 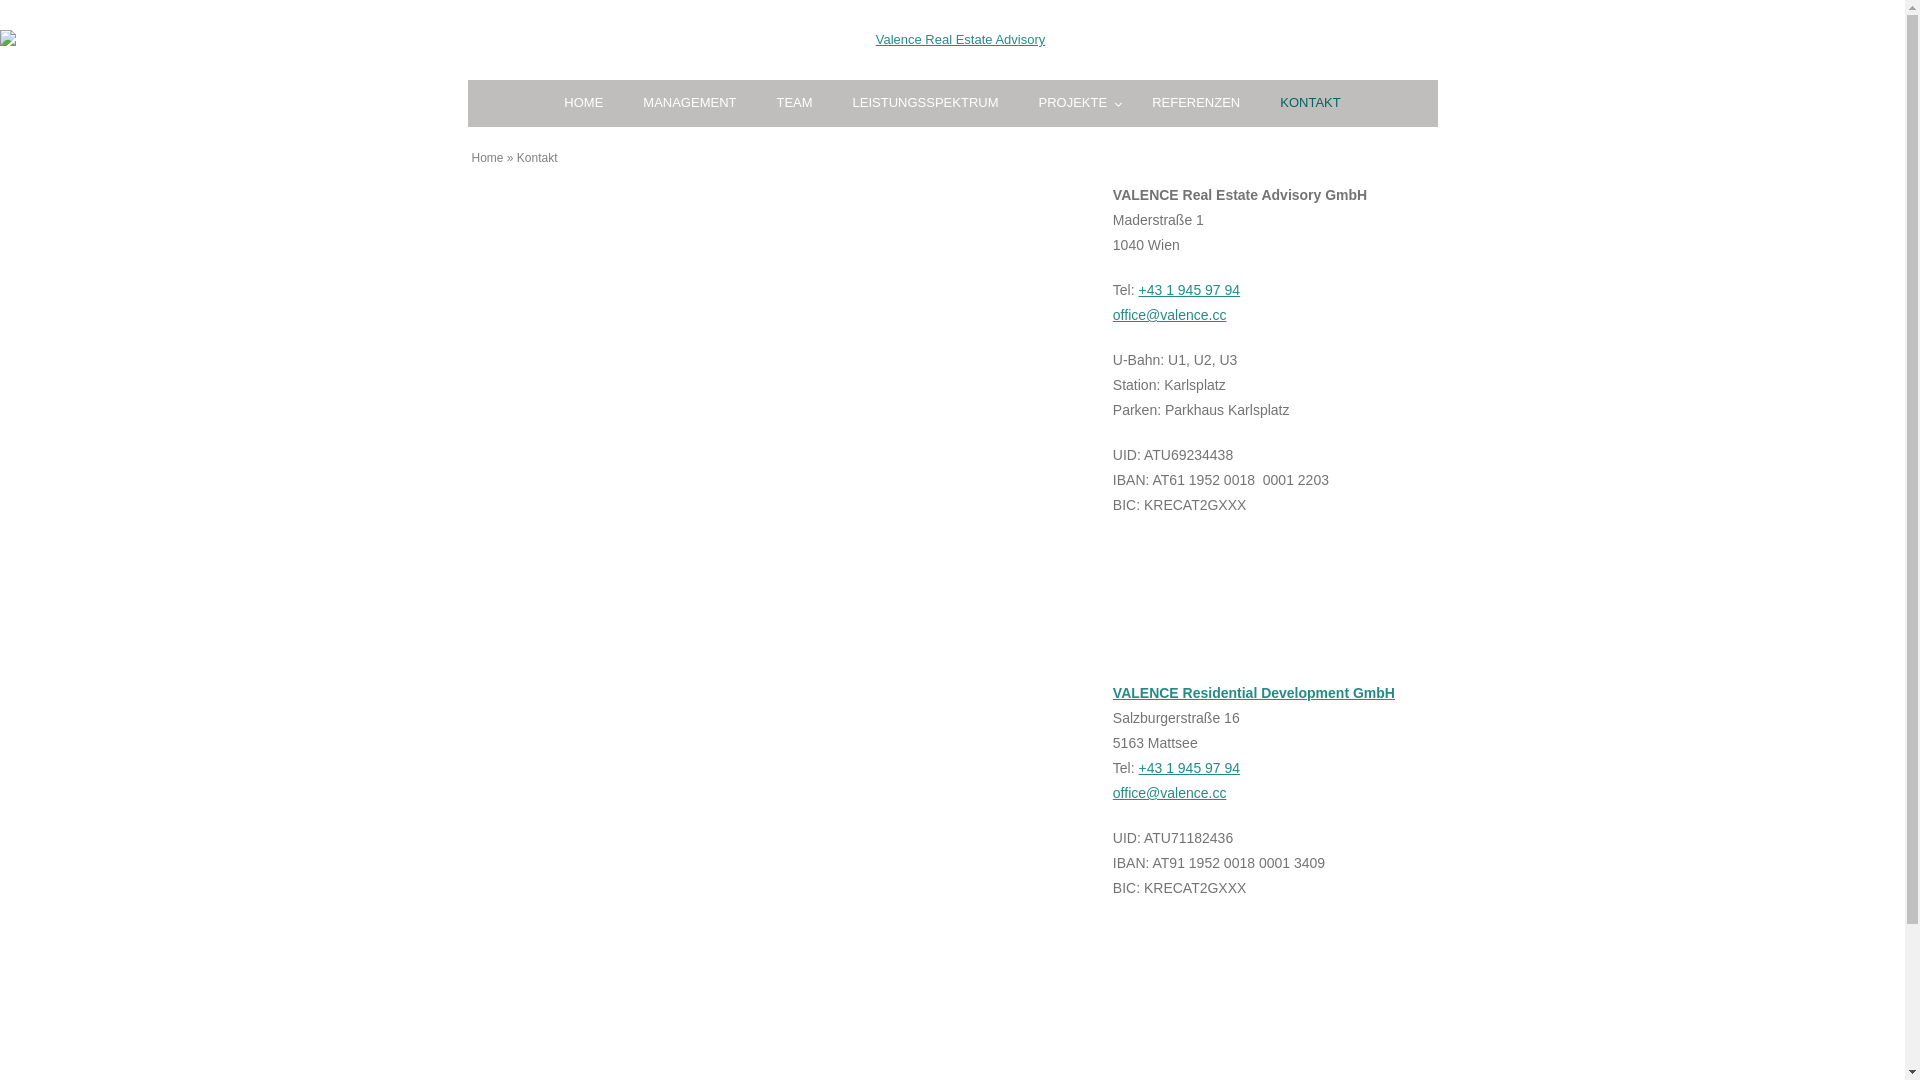 I want to click on 'LEISTUNGSSPEKTRUM', so click(x=925, y=103).